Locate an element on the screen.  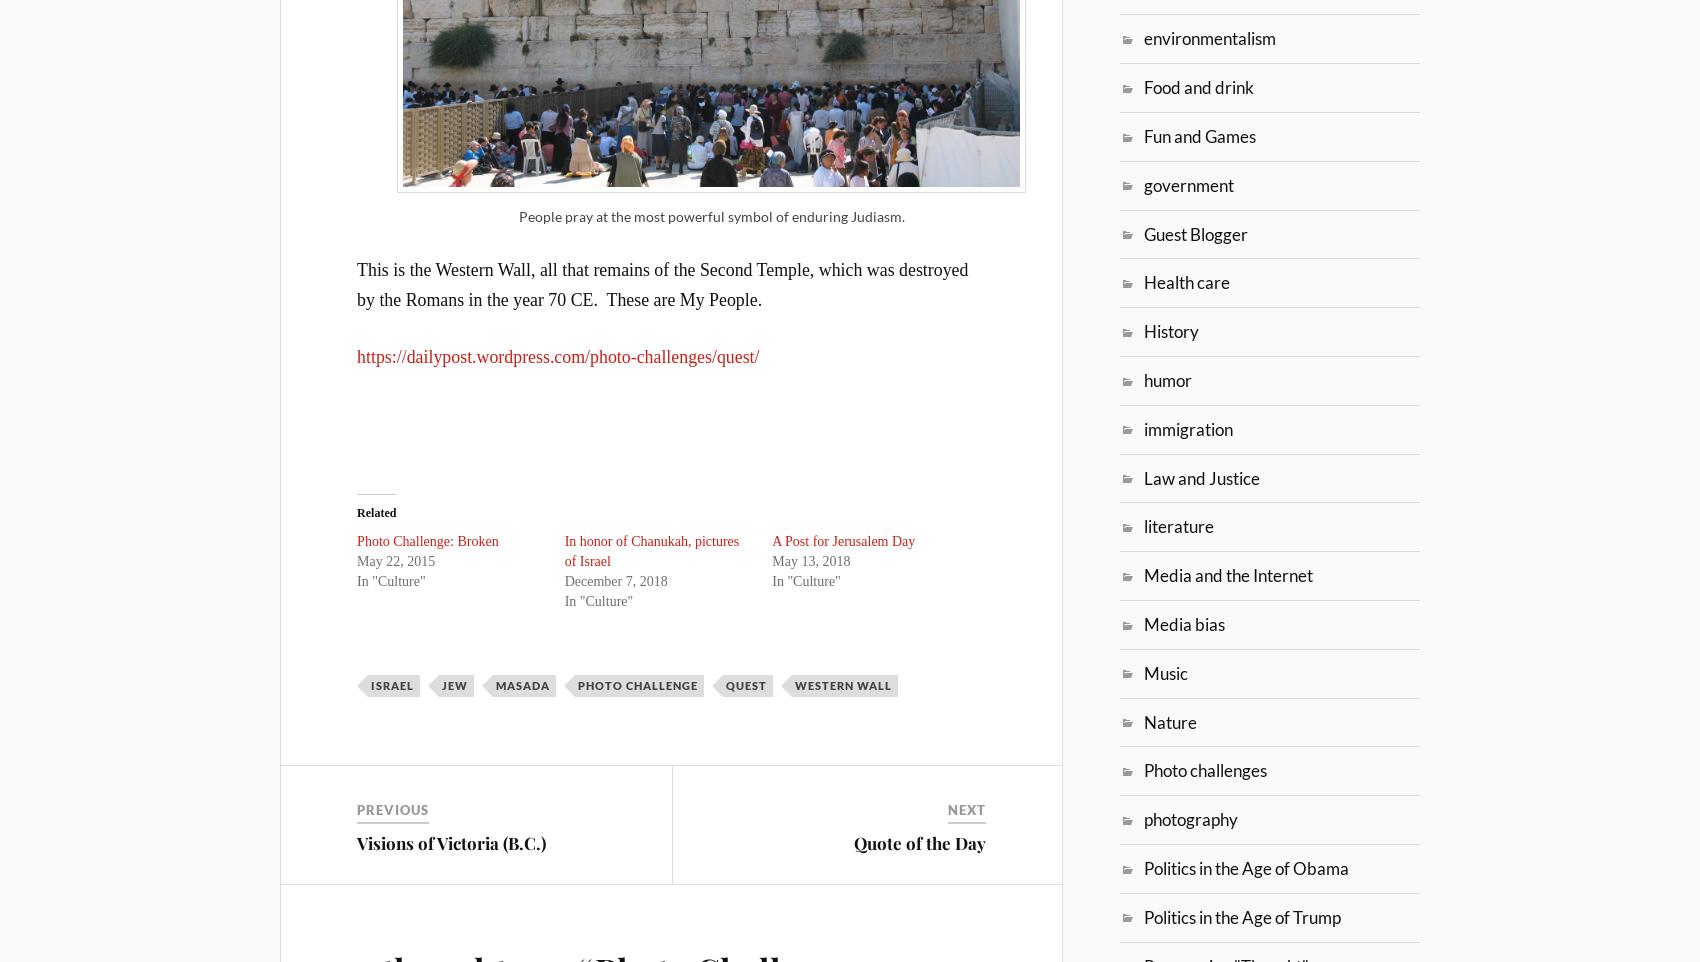
'Music' is located at coordinates (1166, 672).